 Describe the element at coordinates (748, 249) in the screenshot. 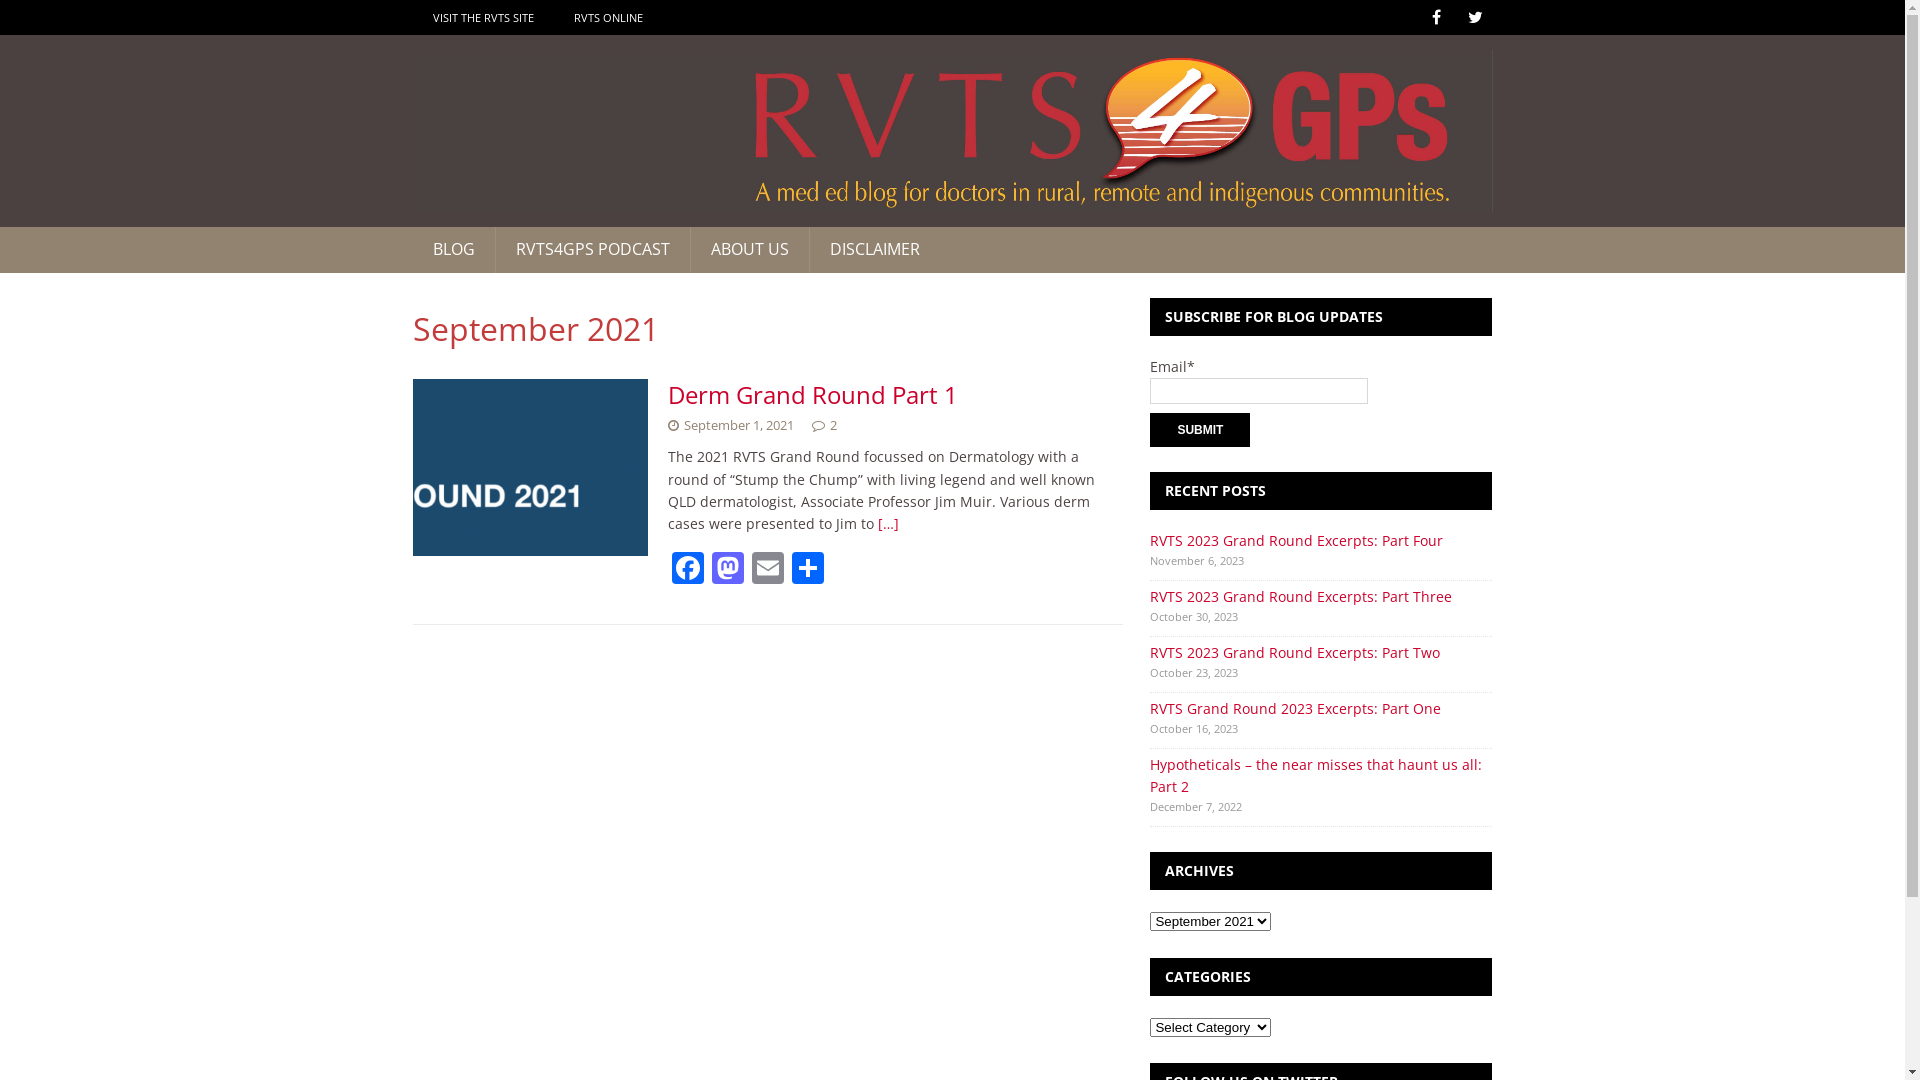

I see `'ABOUT US'` at that location.